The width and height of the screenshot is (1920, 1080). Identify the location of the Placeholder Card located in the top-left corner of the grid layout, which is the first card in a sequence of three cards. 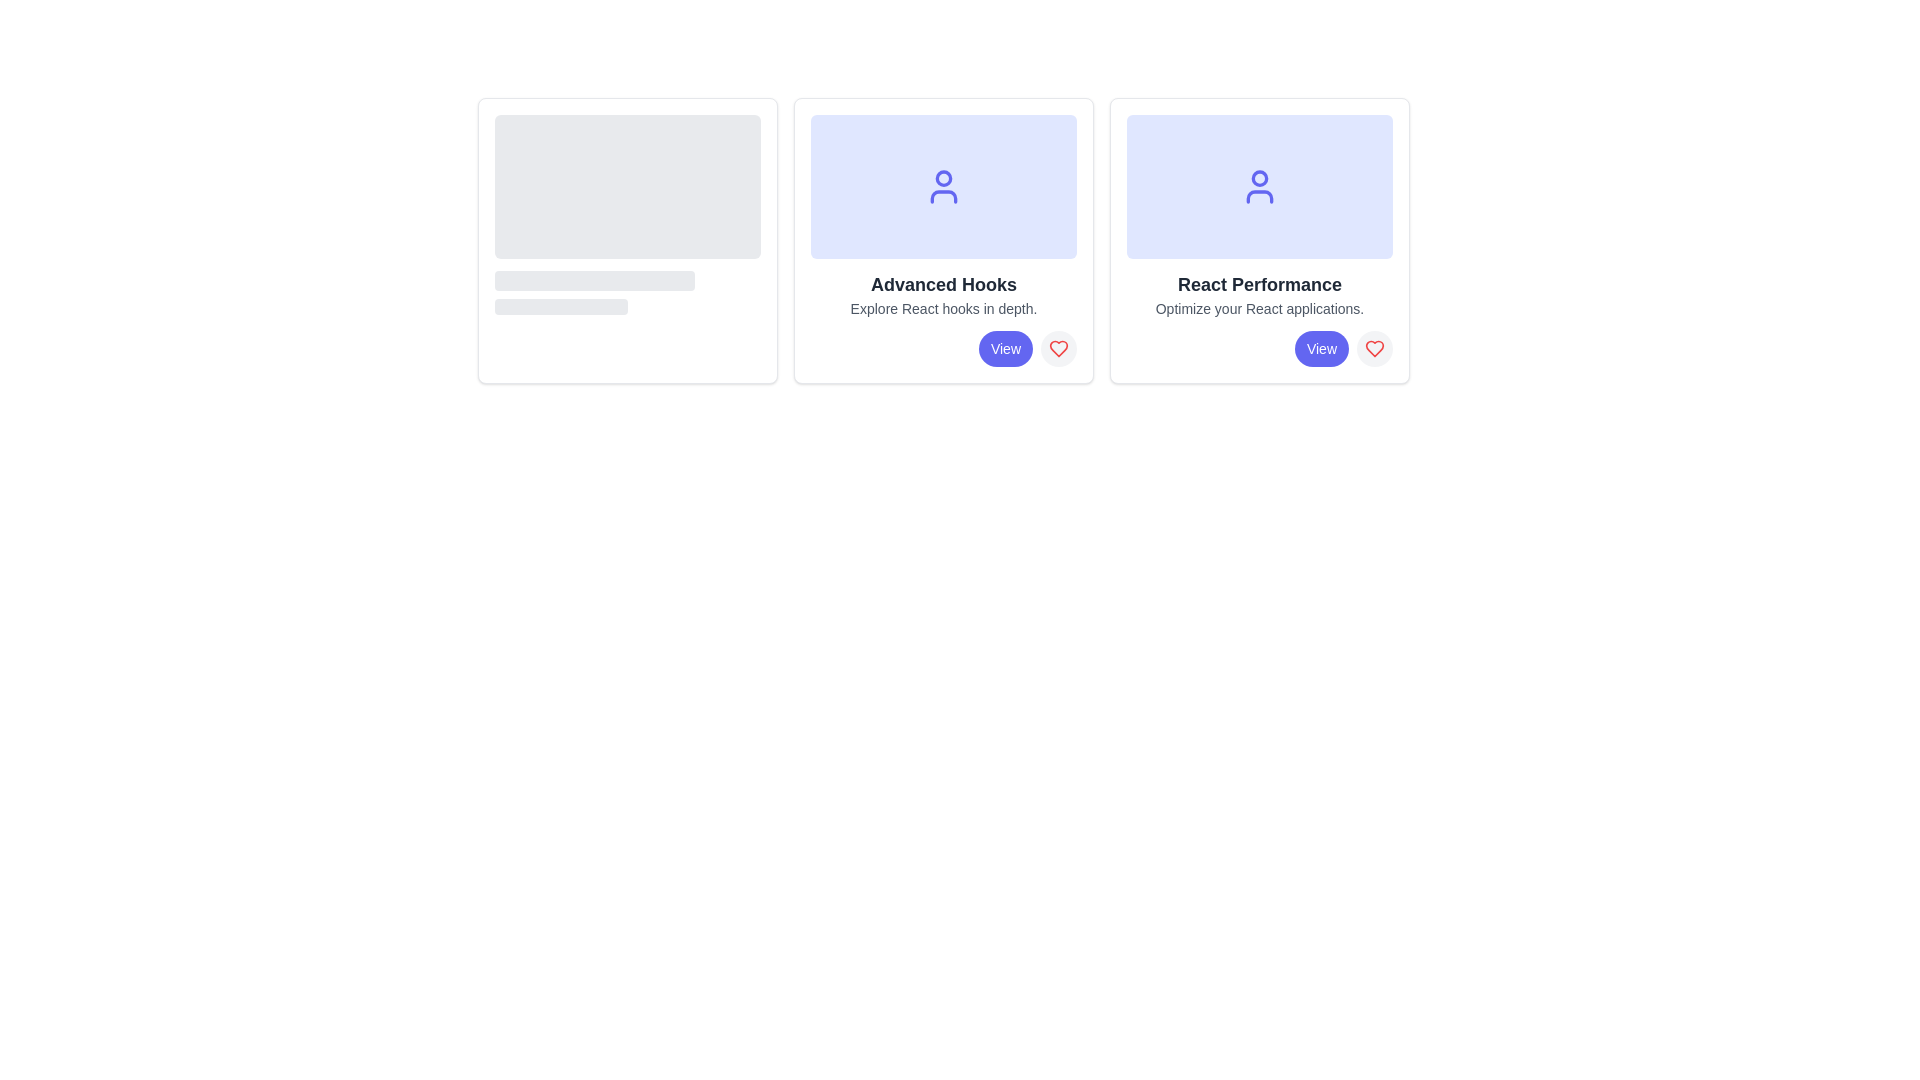
(627, 239).